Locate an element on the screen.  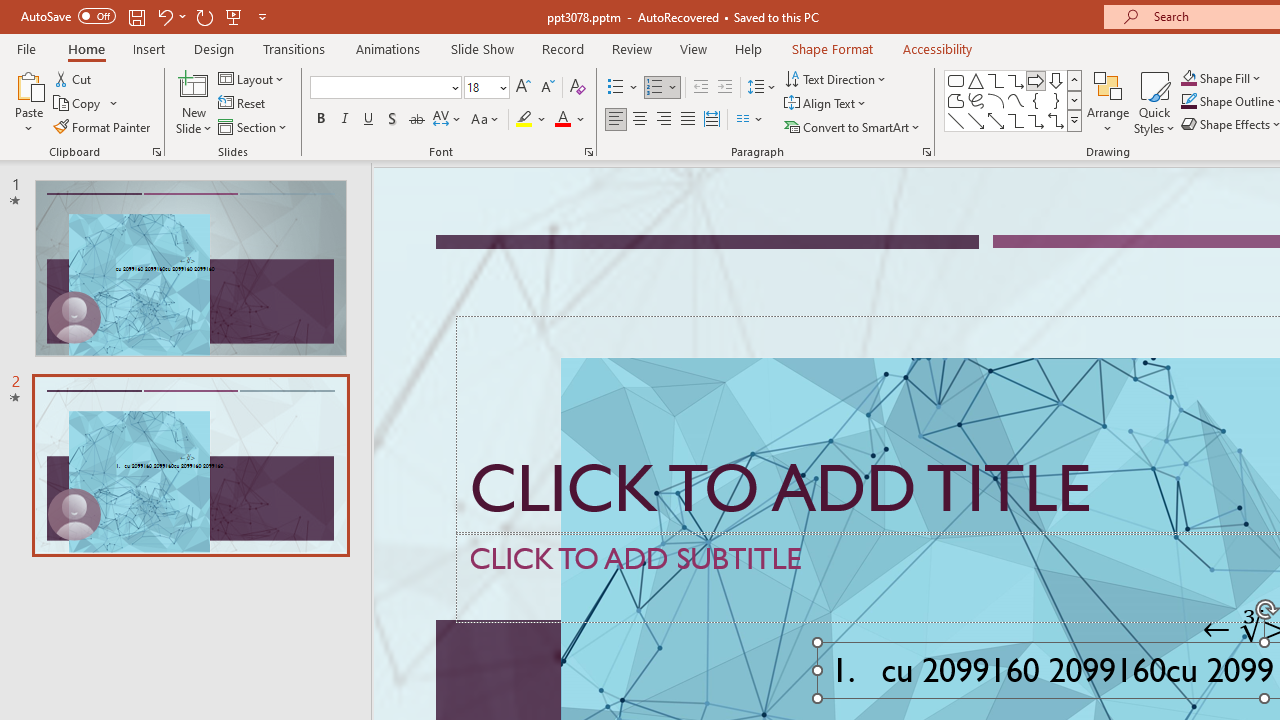
'Connector: Elbow Double-Arrow' is located at coordinates (1055, 120).